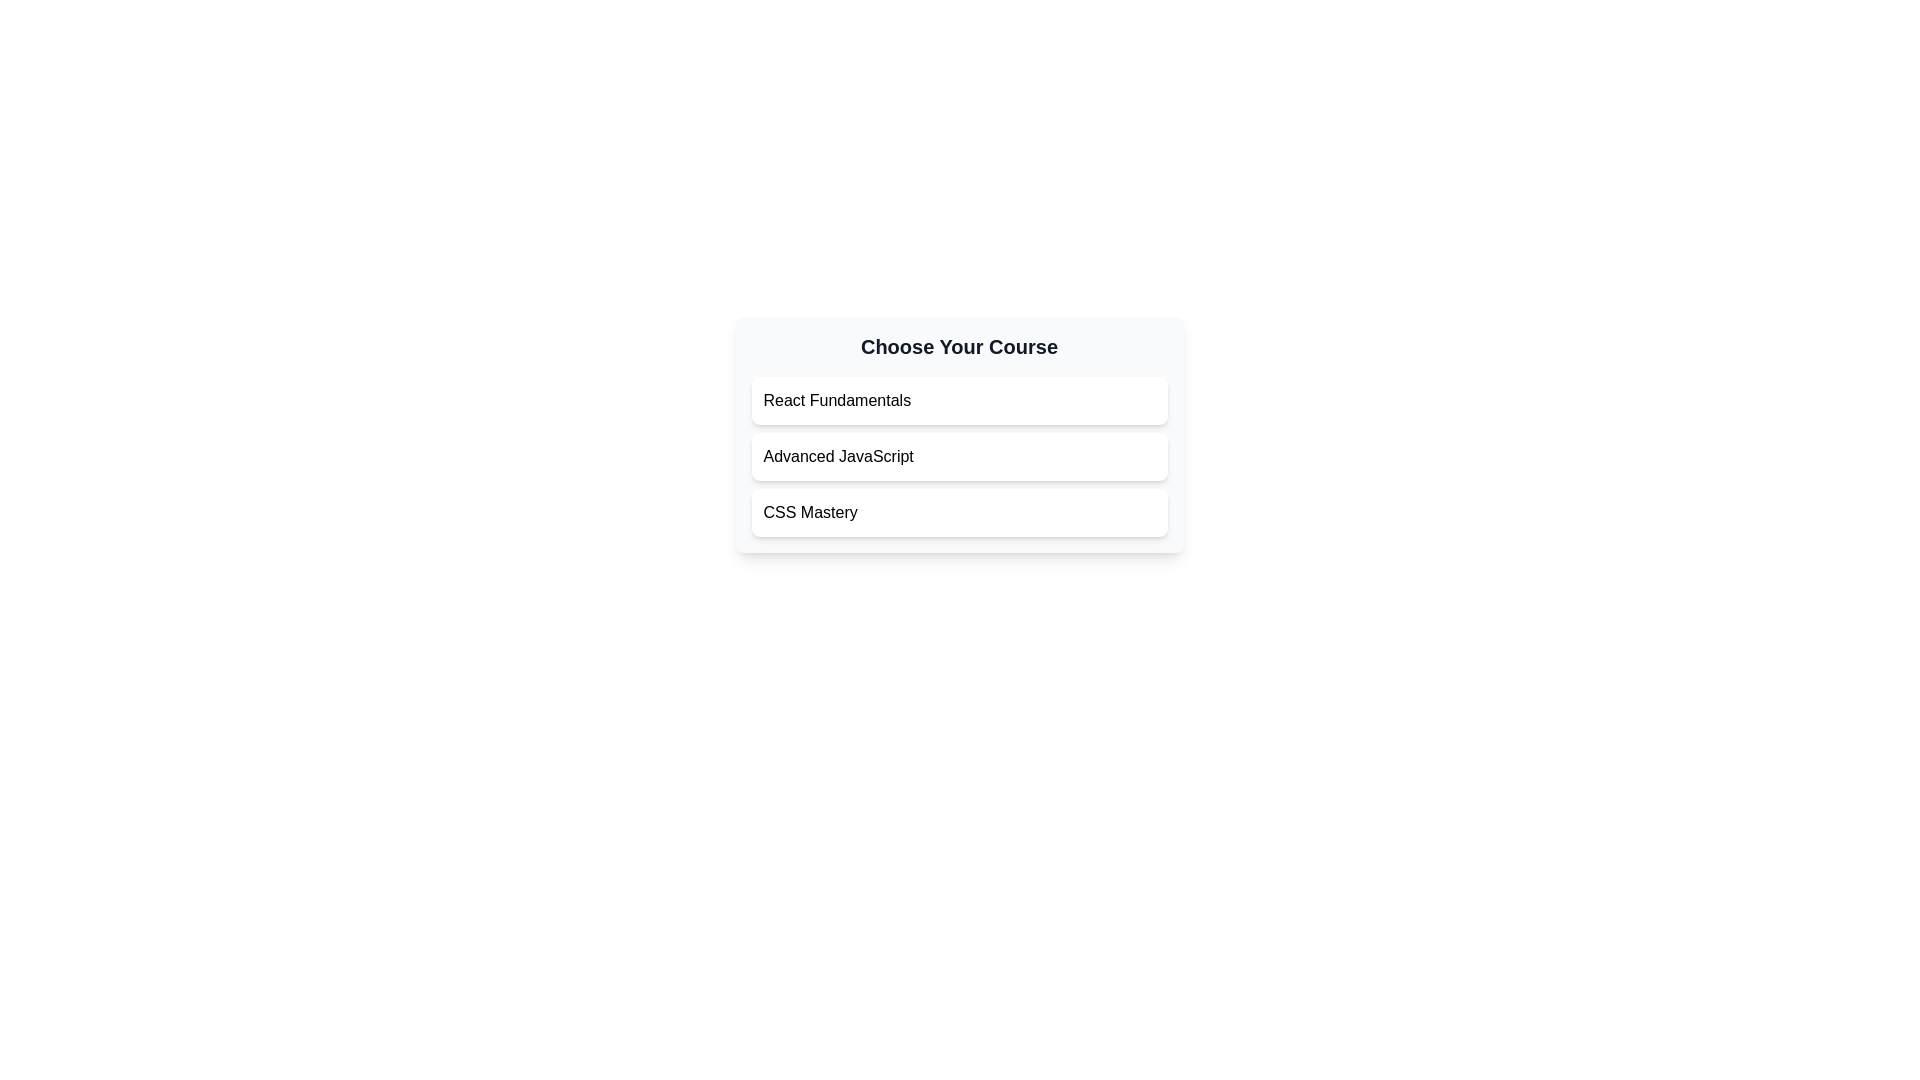  I want to click on the heading text that introduces the content for the options below it, which include 'React Fundamentals', 'Advanced JavaScript', and 'CSS Mastery', so click(958, 346).